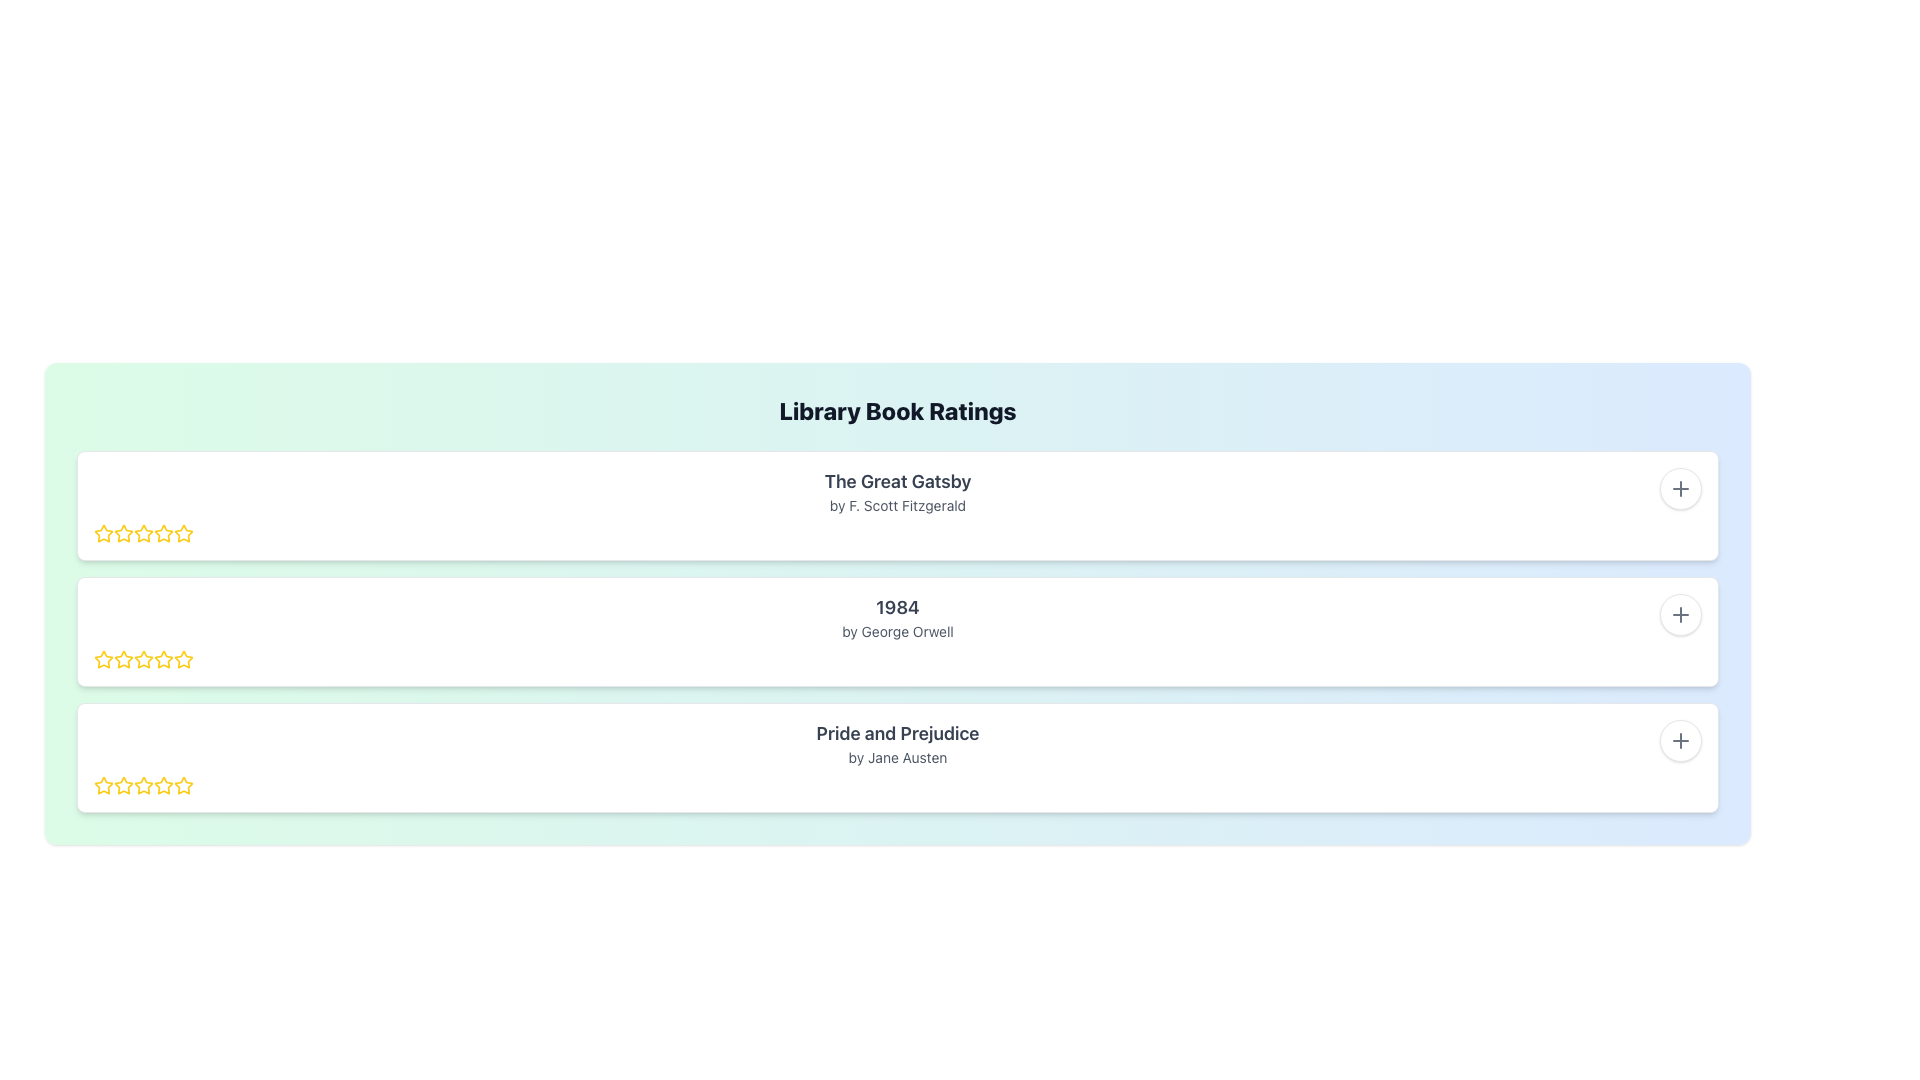 This screenshot has width=1920, height=1080. I want to click on the third star in the horizontally aligned set of five yellow outlined star icons located under the '1984 by George Orwell' section in the 'Library Book Ratings' interface, so click(143, 659).